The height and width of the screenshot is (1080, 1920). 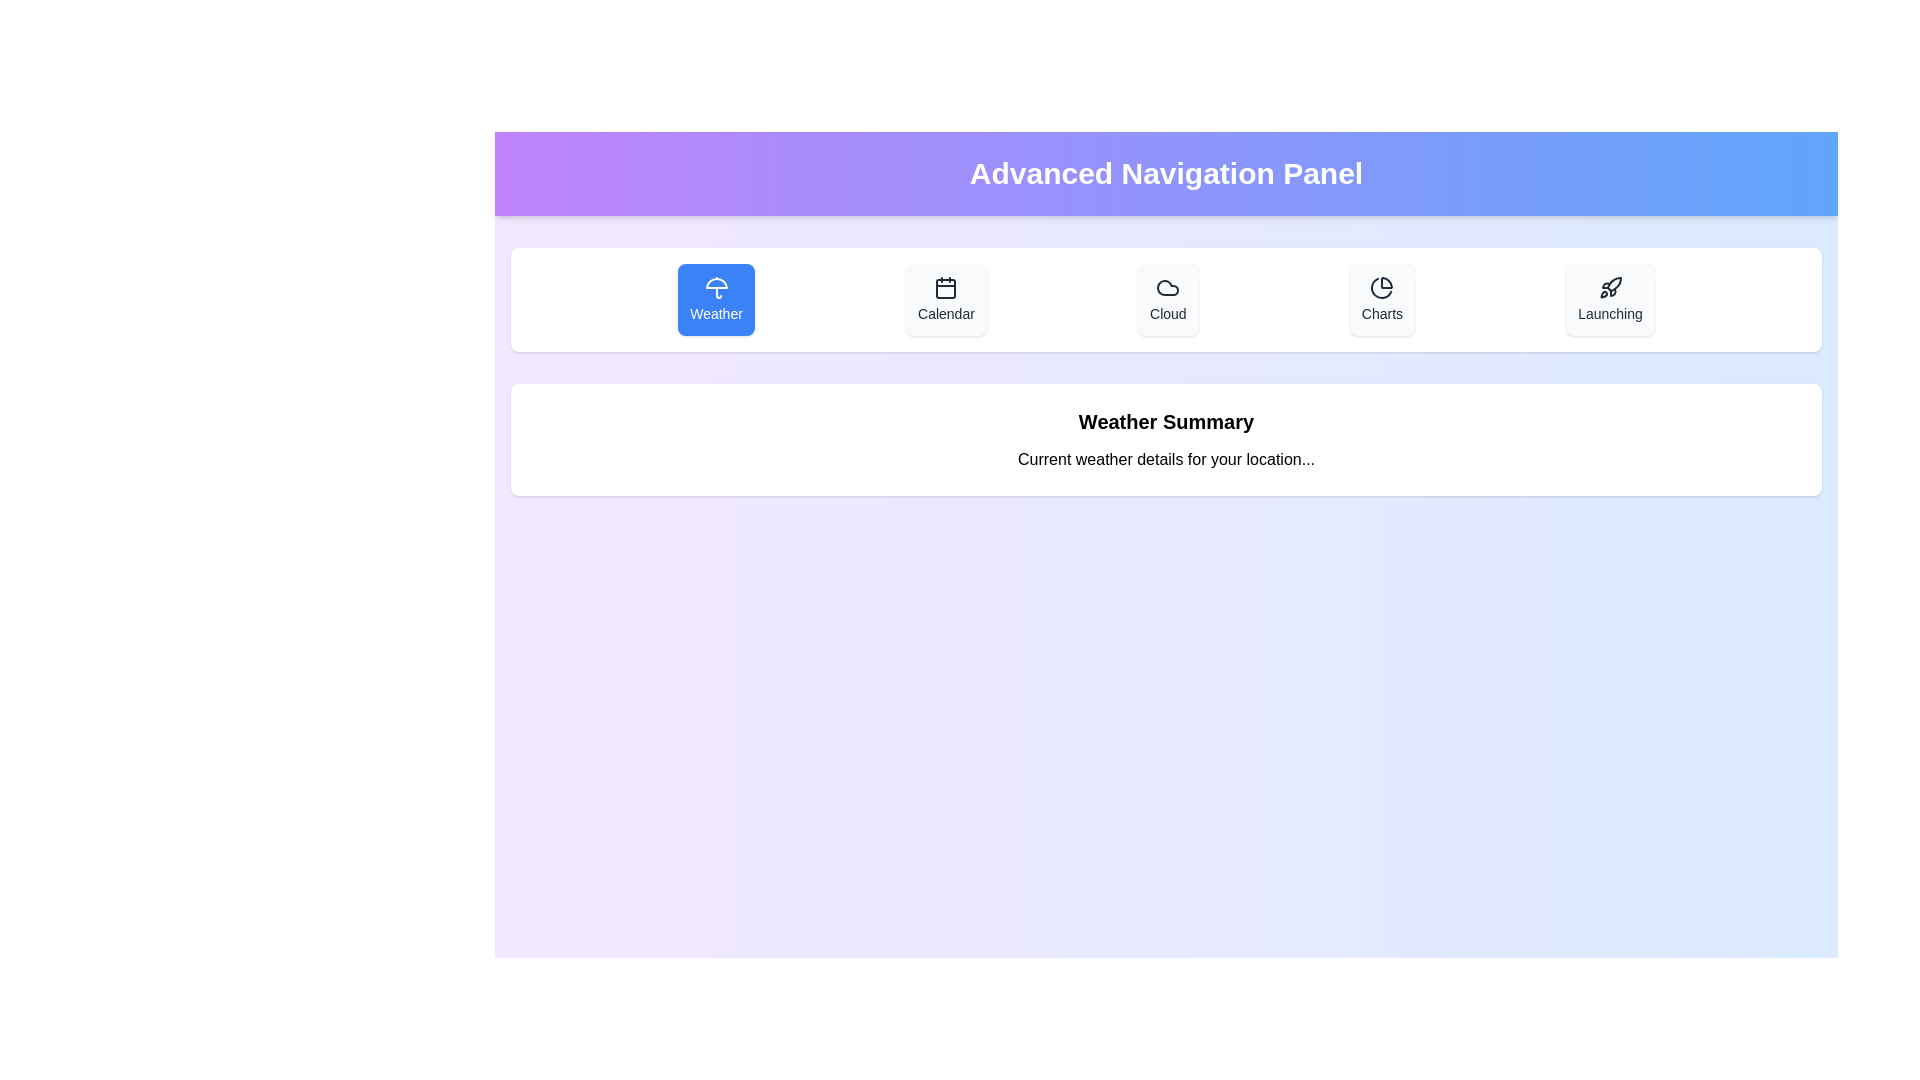 I want to click on the header text element that serves as a title for the weather details section, so click(x=1166, y=420).